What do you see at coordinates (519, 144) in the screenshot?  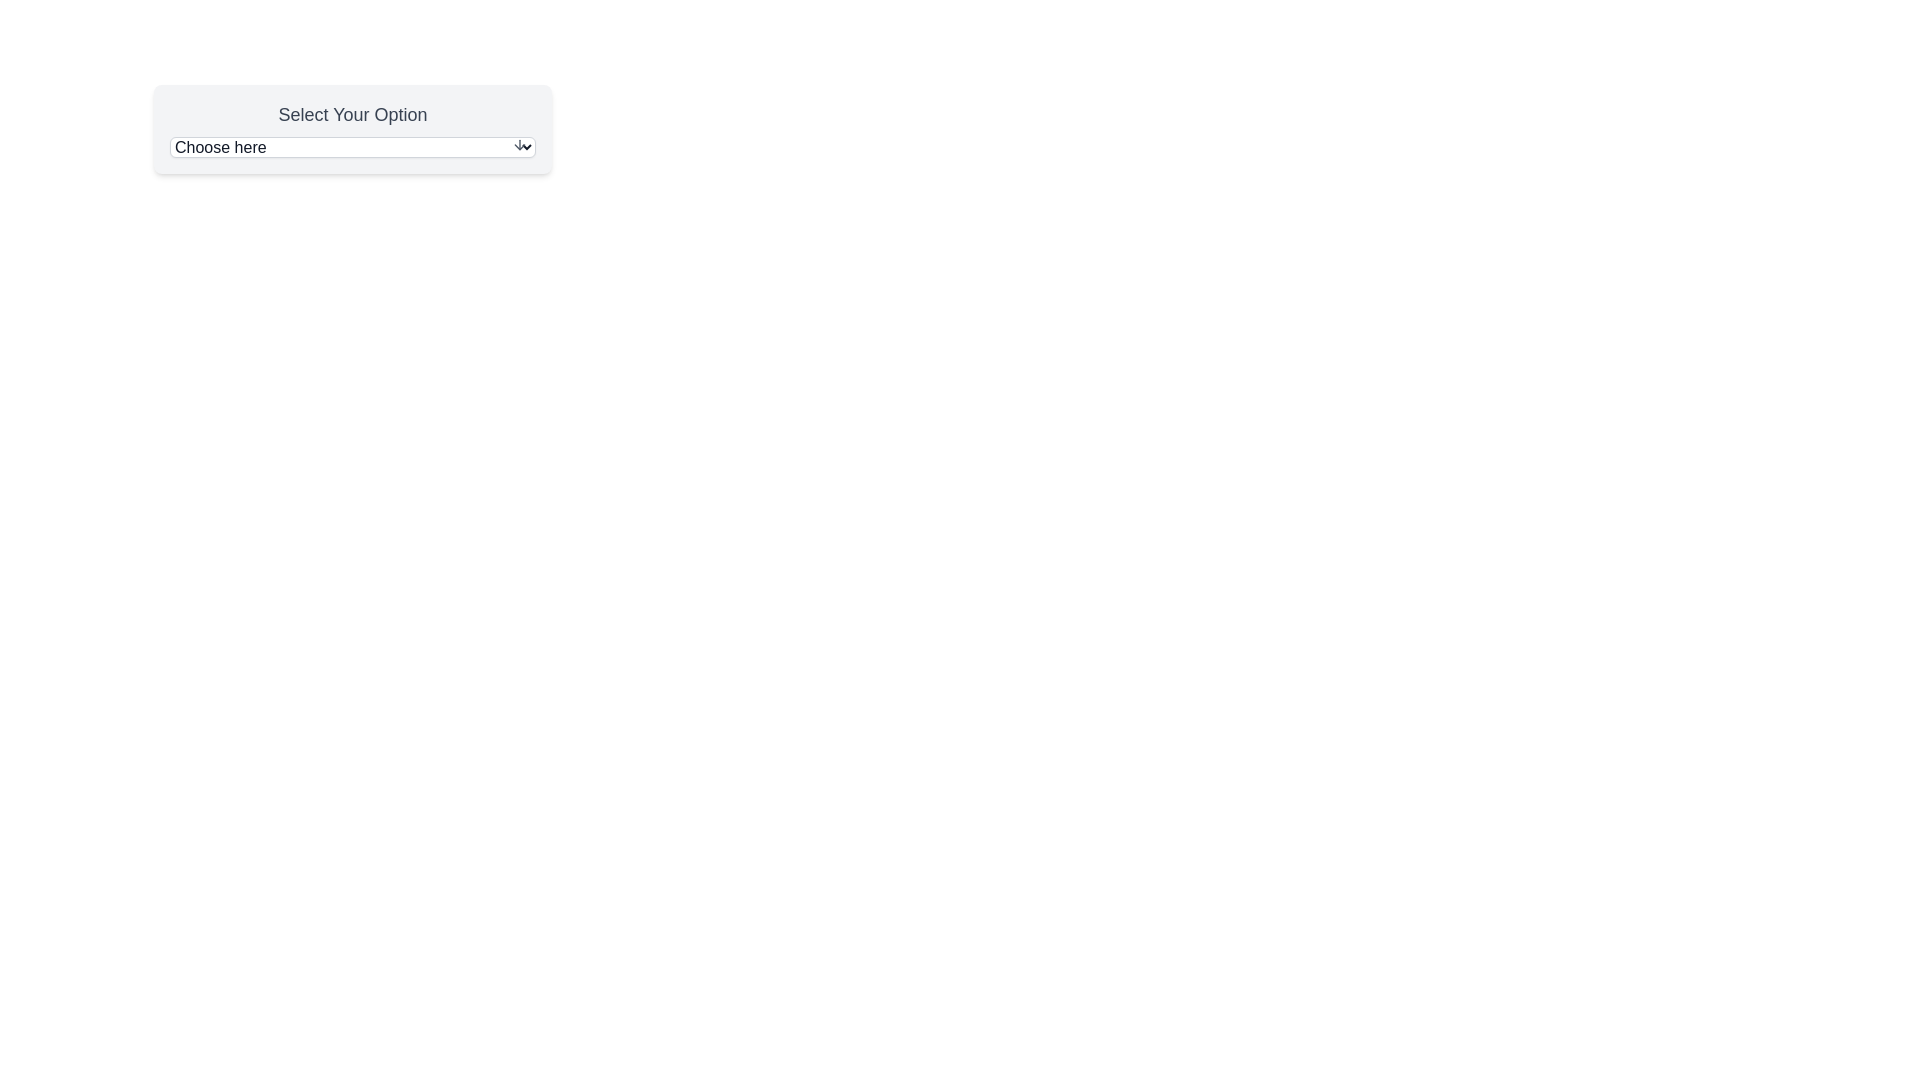 I see `the arrow icon located on the far-right side of the 'Choose here' dropdown input field` at bounding box center [519, 144].